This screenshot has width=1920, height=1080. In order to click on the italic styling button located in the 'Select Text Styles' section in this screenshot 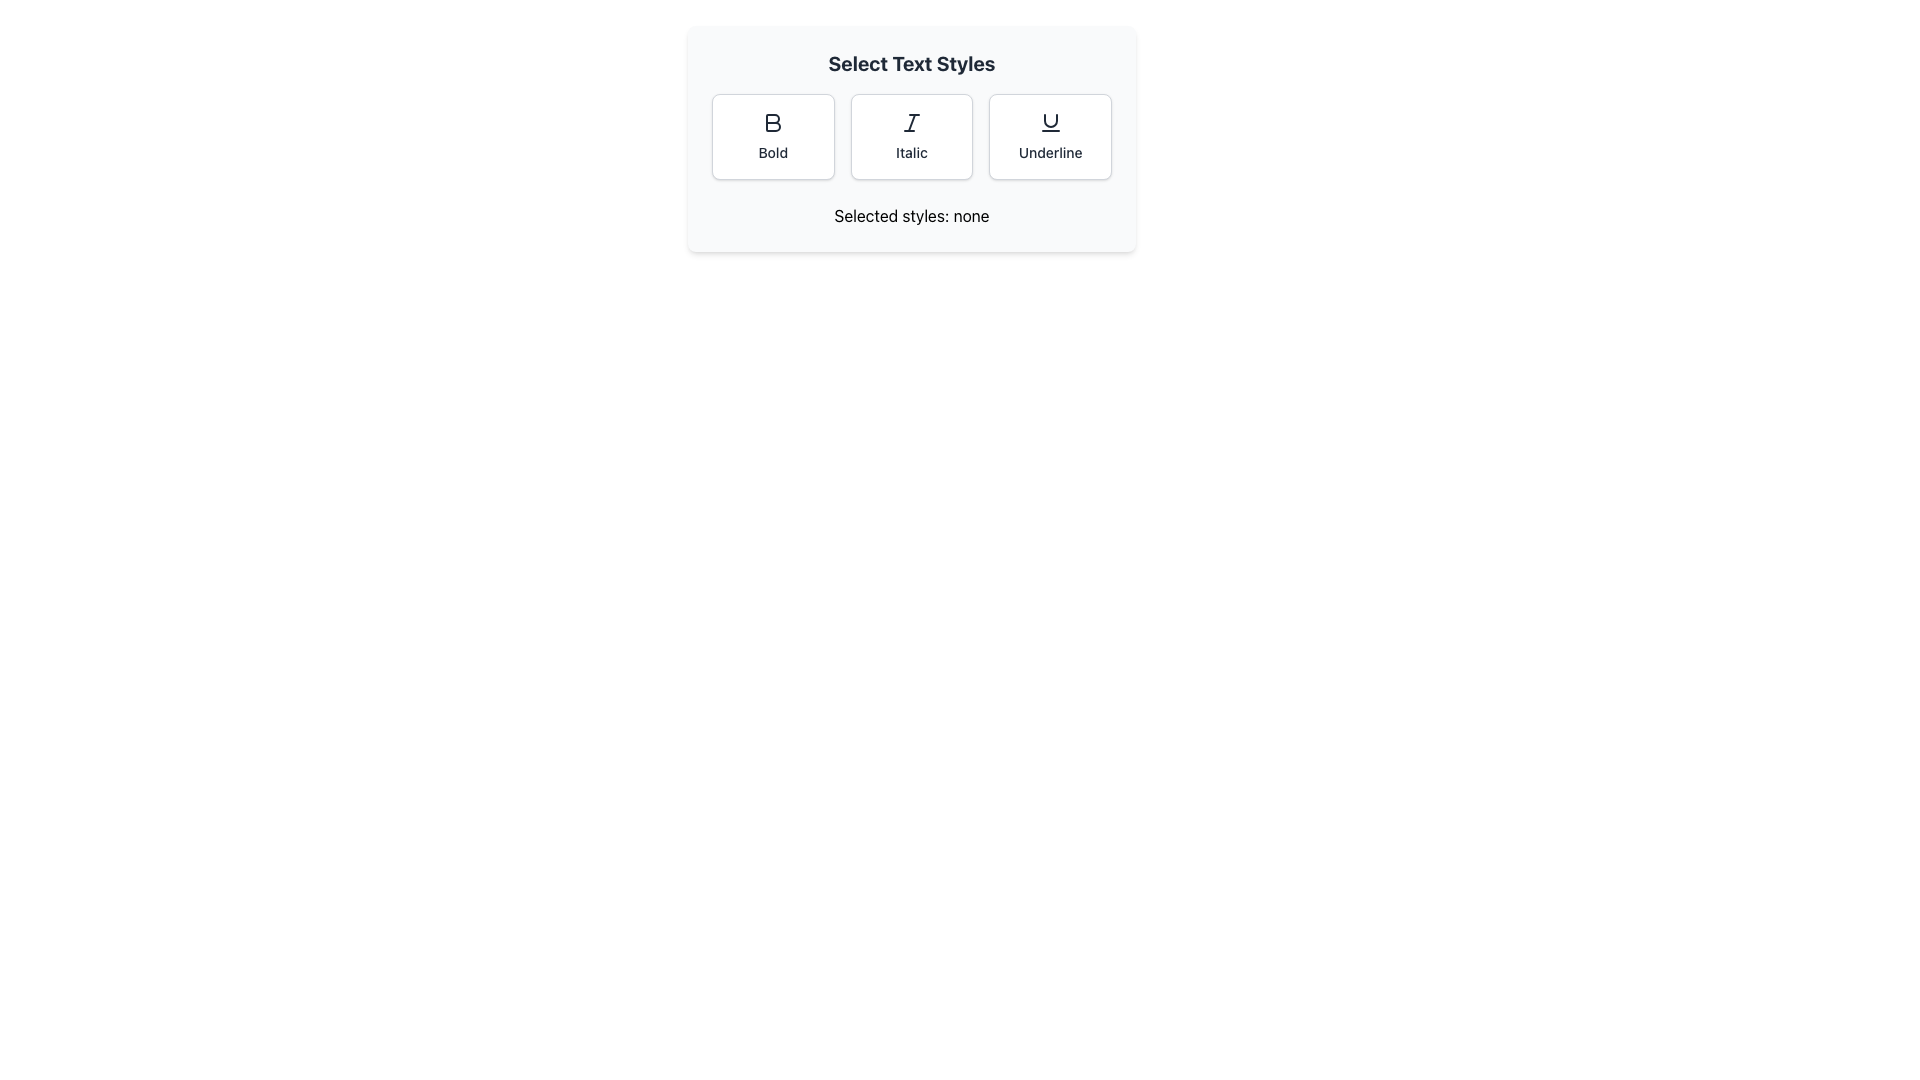, I will do `click(911, 136)`.